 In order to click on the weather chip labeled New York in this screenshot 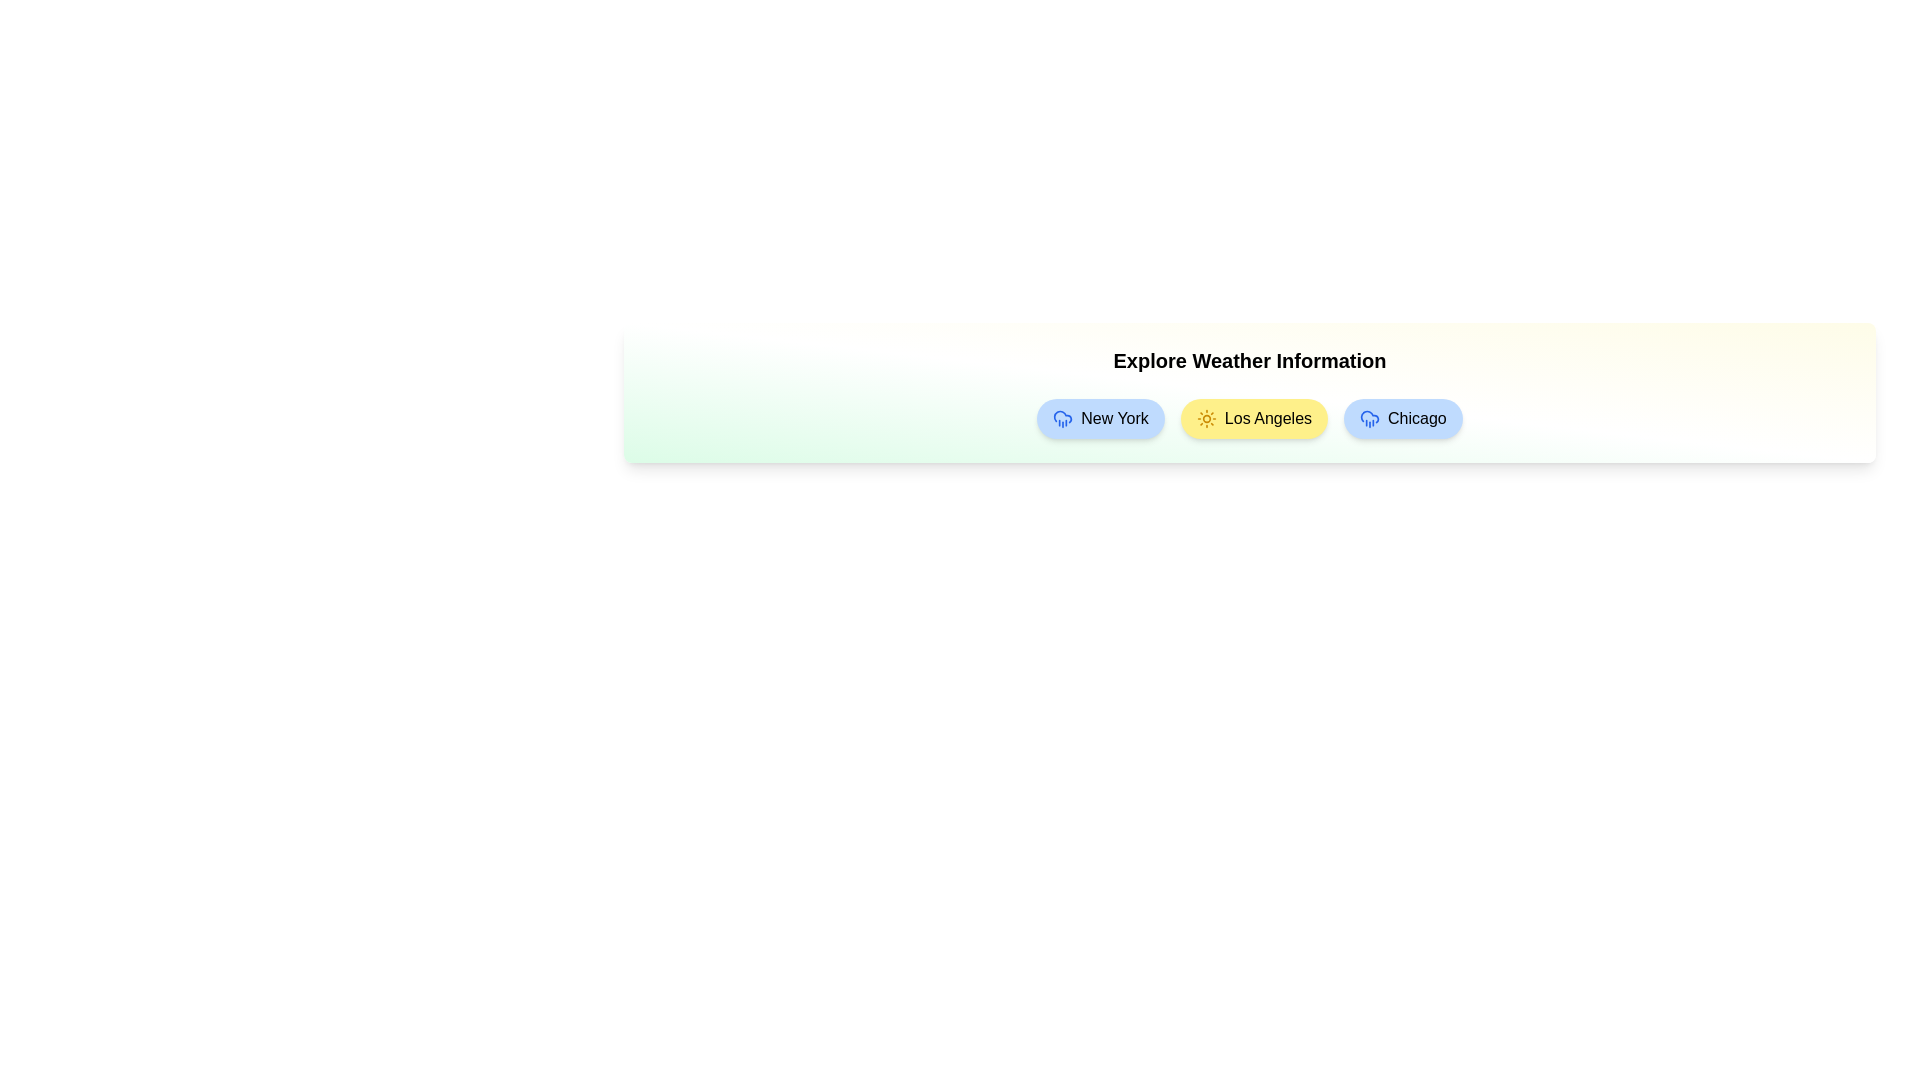, I will do `click(1099, 418)`.